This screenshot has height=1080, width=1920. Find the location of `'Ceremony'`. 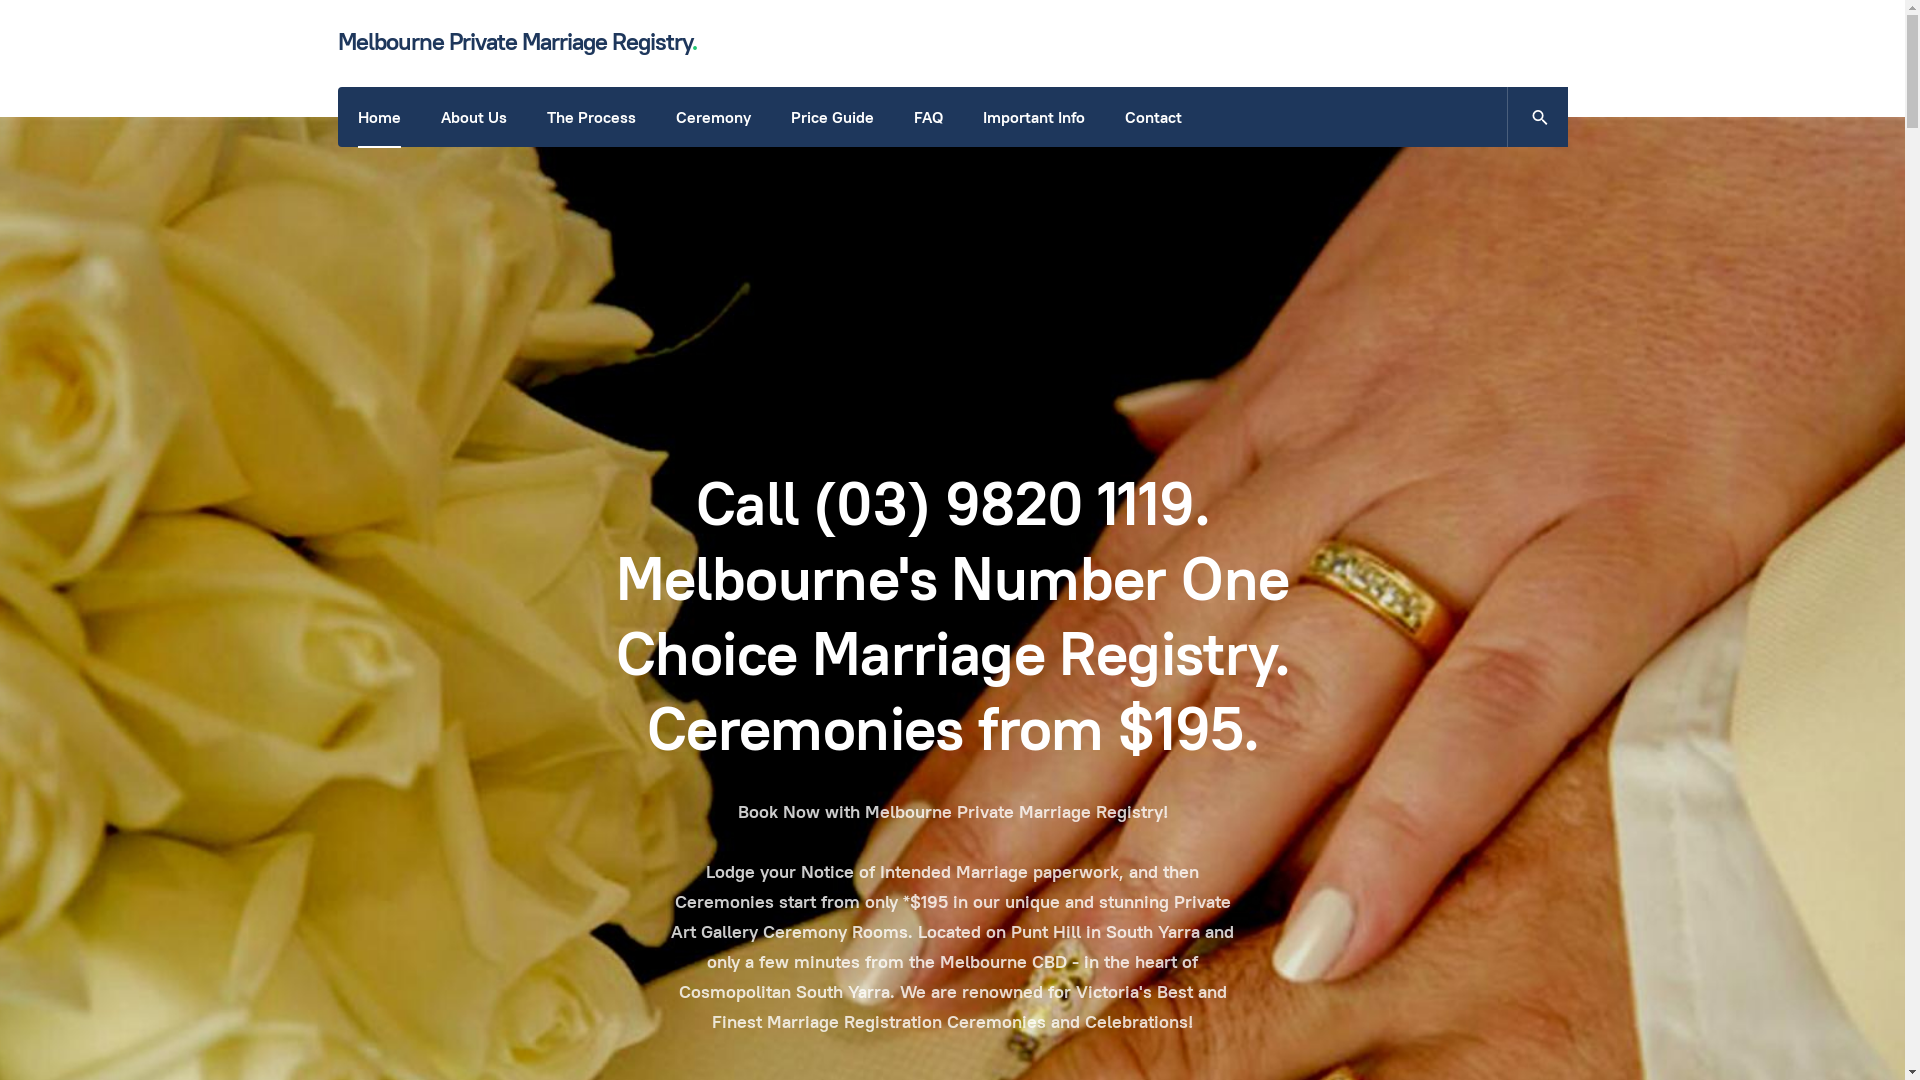

'Ceremony' is located at coordinates (713, 116).